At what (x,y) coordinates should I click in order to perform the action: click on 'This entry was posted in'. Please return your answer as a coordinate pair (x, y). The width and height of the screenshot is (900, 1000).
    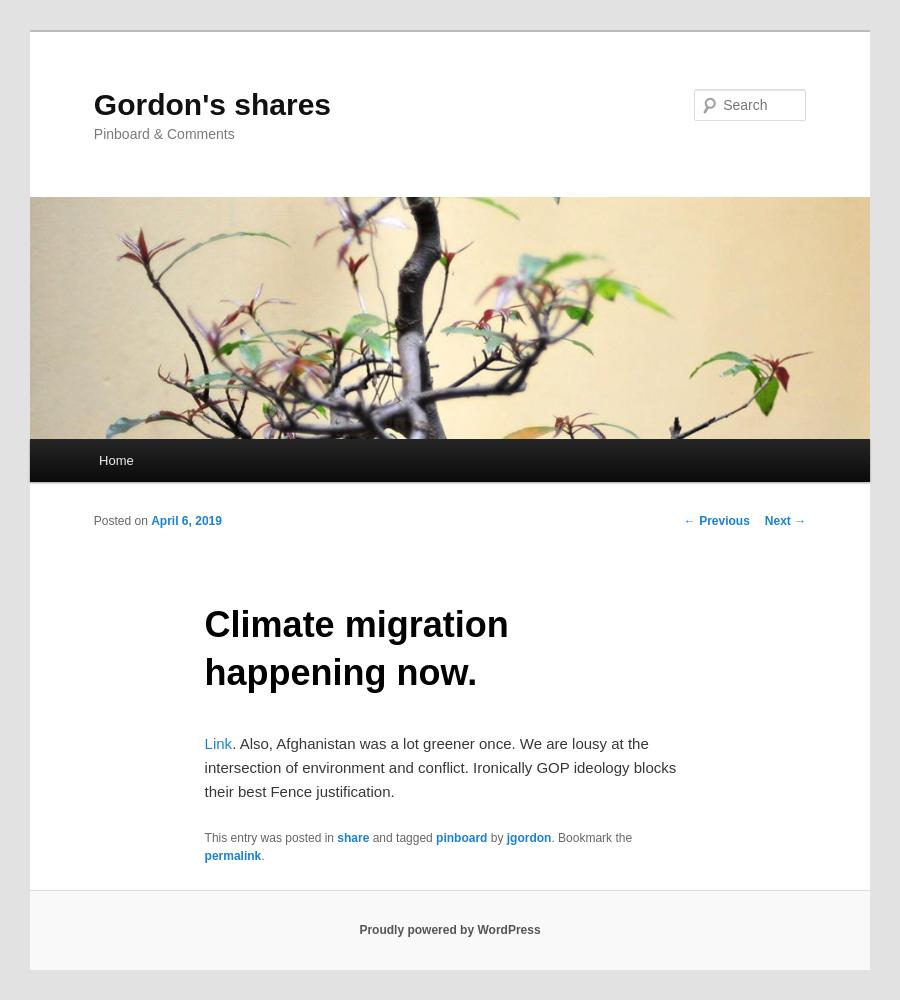
    Looking at the image, I should click on (269, 837).